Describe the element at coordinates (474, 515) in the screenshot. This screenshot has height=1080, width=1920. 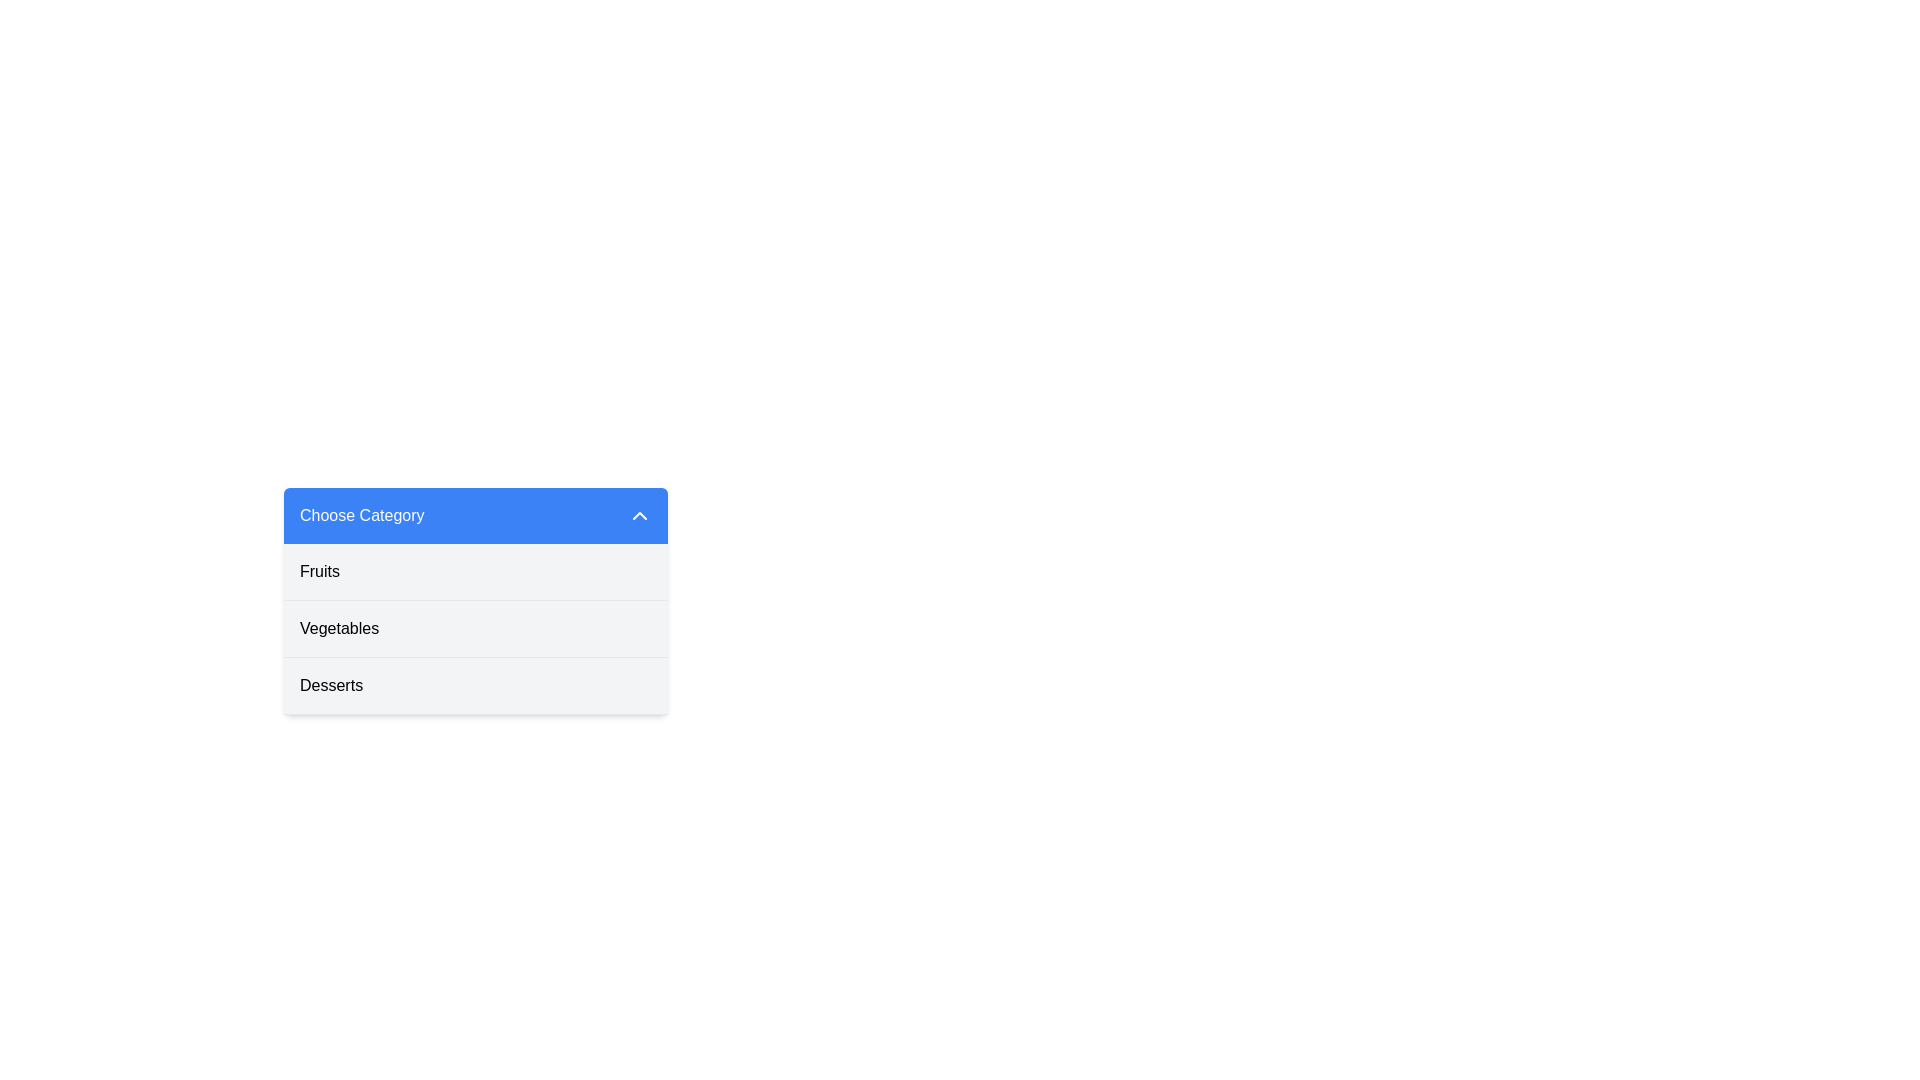
I see `the blue rectangular dropdown trigger labeled 'Choose Category'` at that location.